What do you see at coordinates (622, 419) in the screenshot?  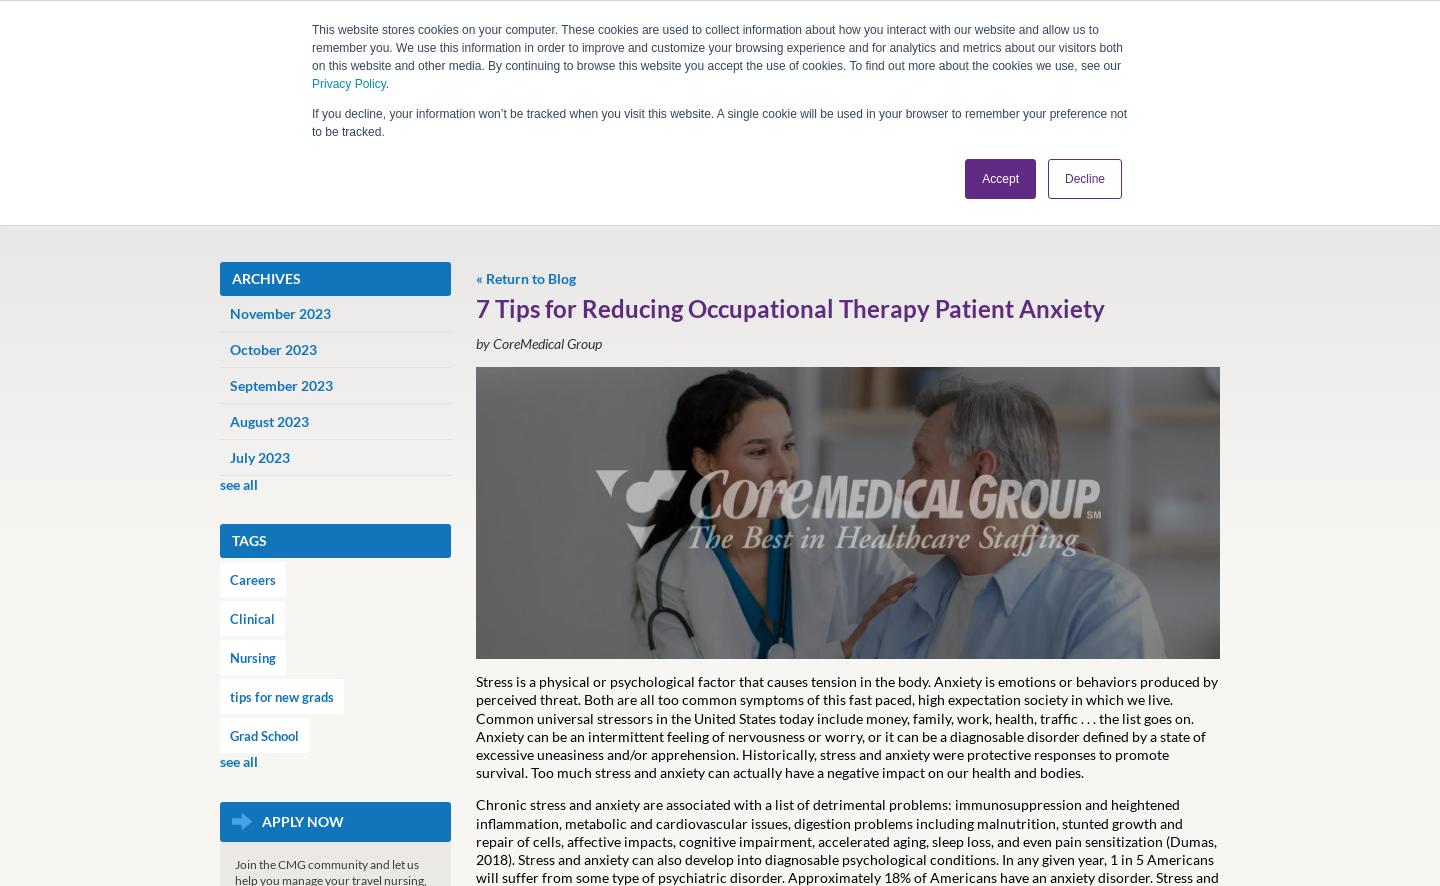 I see `'Interim Healthcare Management'` at bounding box center [622, 419].